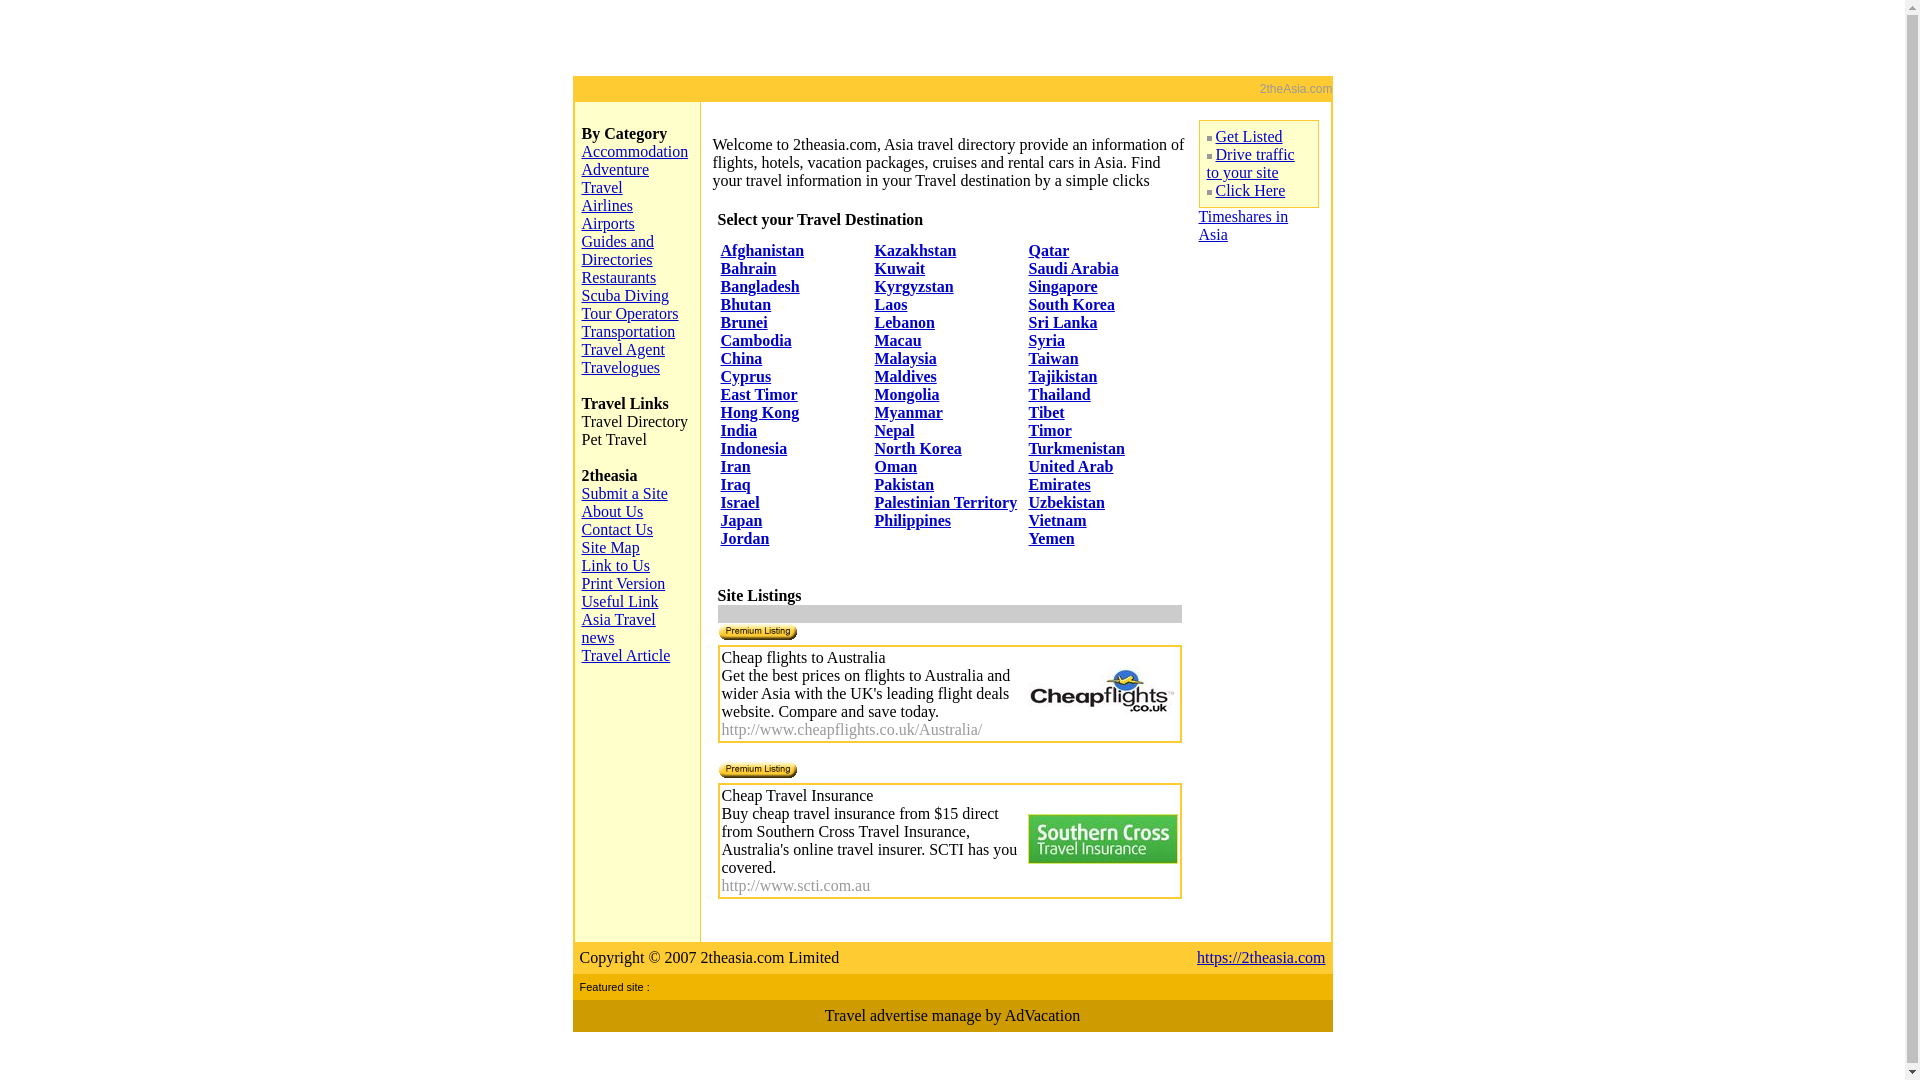 This screenshot has height=1080, width=1920. I want to click on 'Travelogues', so click(580, 367).